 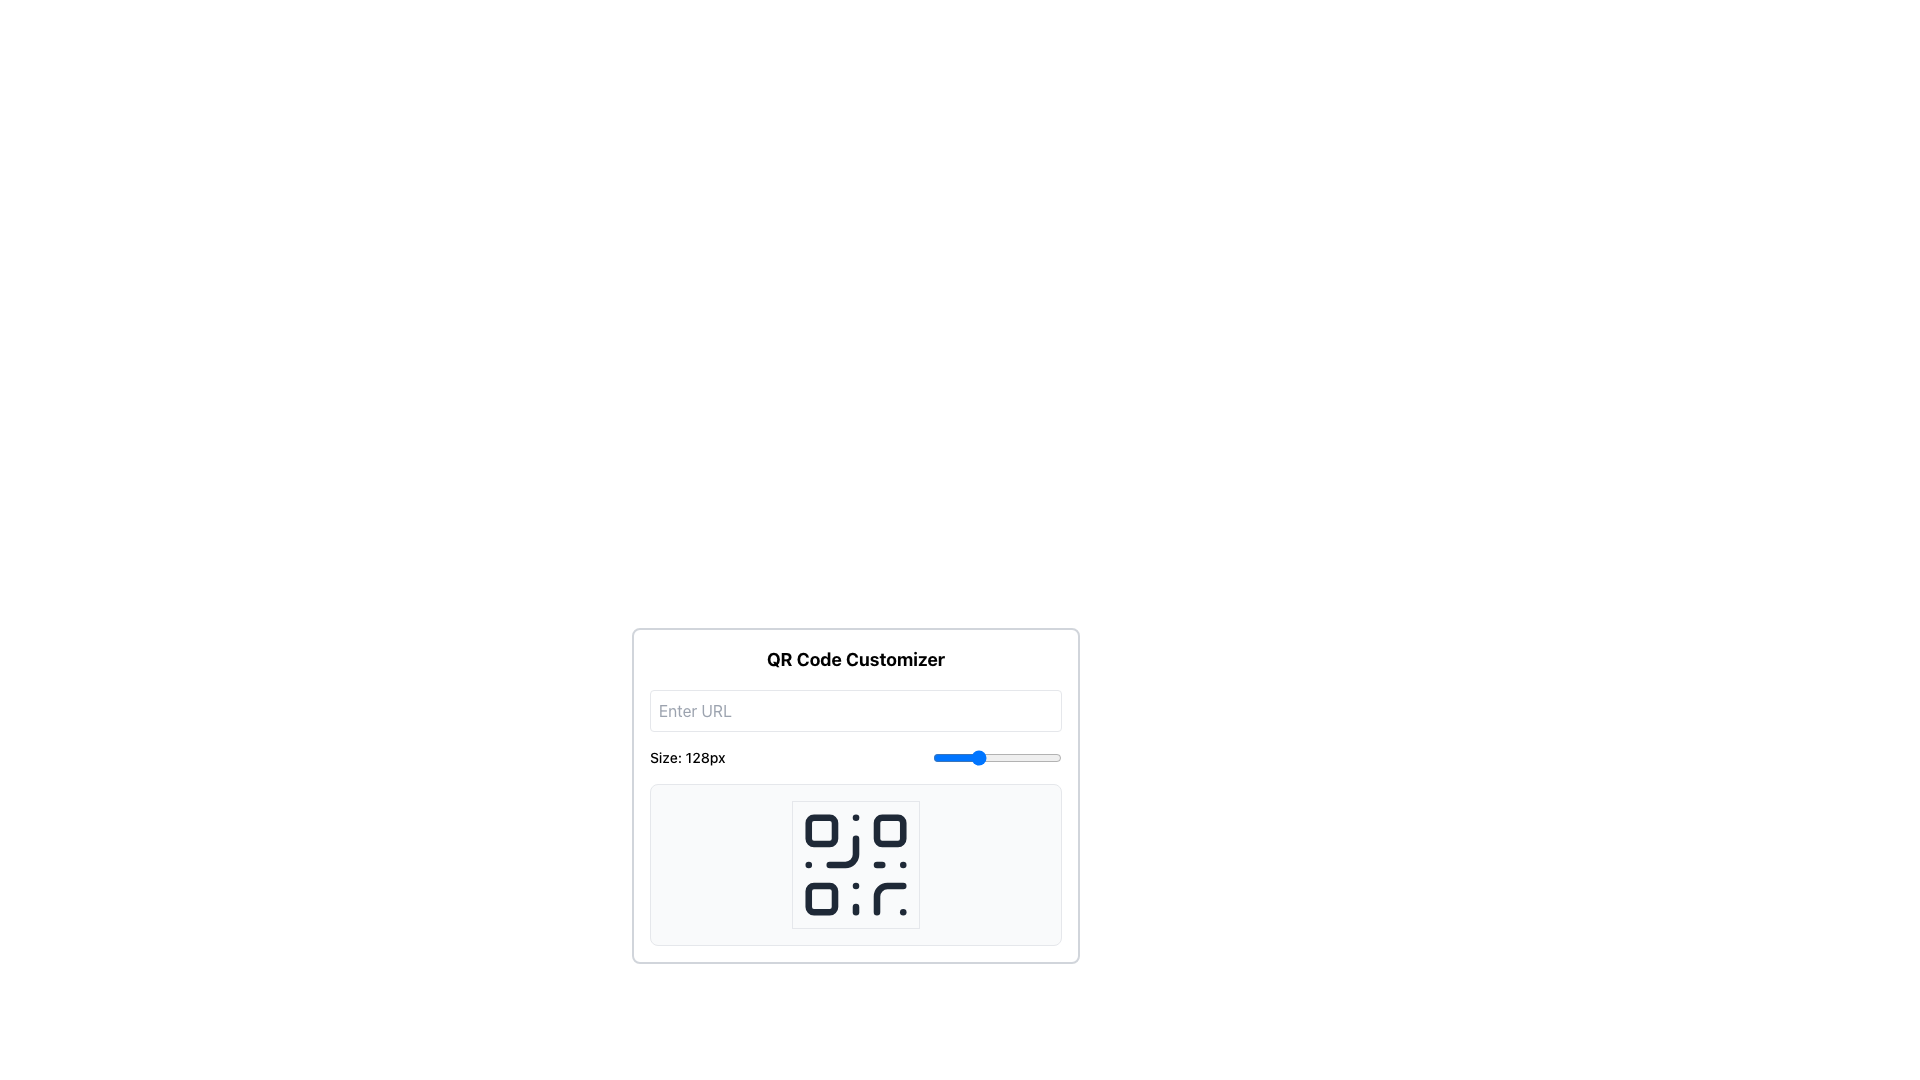 I want to click on the size, so click(x=934, y=758).